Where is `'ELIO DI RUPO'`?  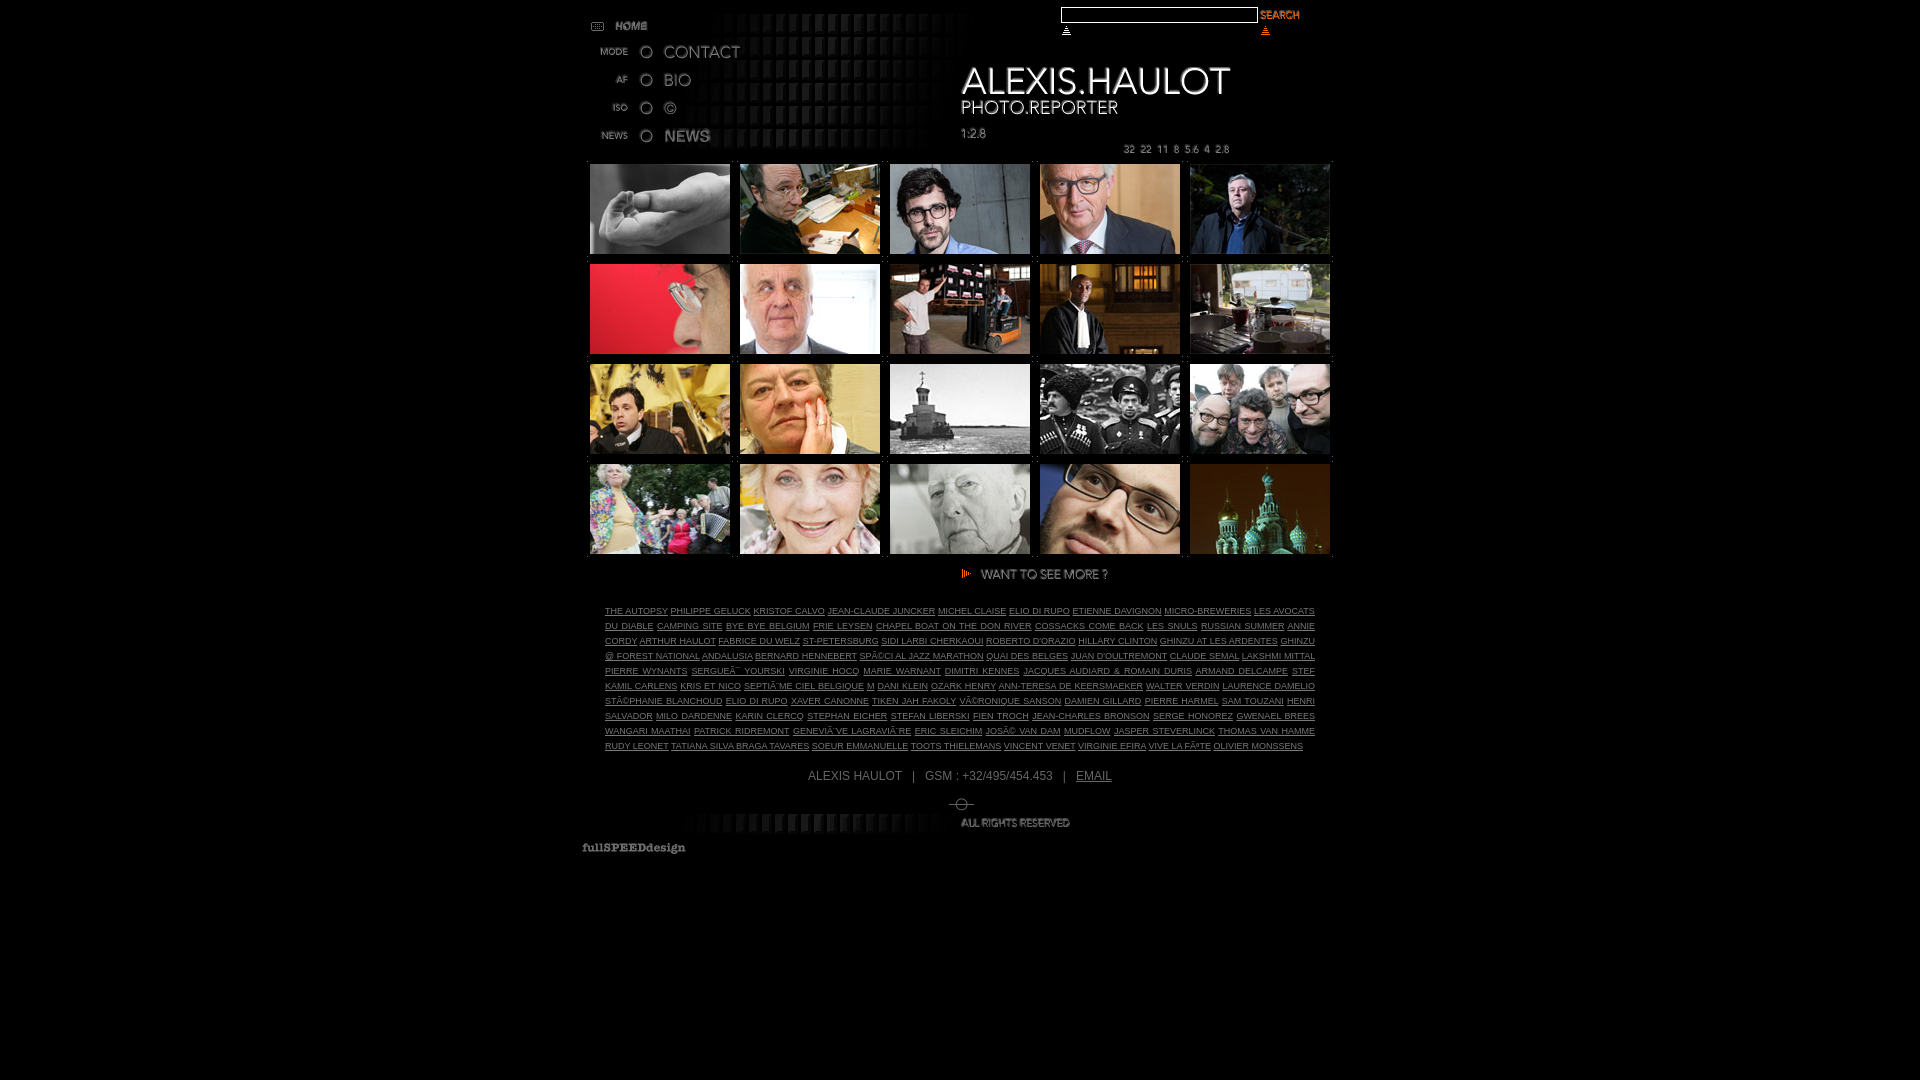 'ELIO DI RUPO' is located at coordinates (756, 700).